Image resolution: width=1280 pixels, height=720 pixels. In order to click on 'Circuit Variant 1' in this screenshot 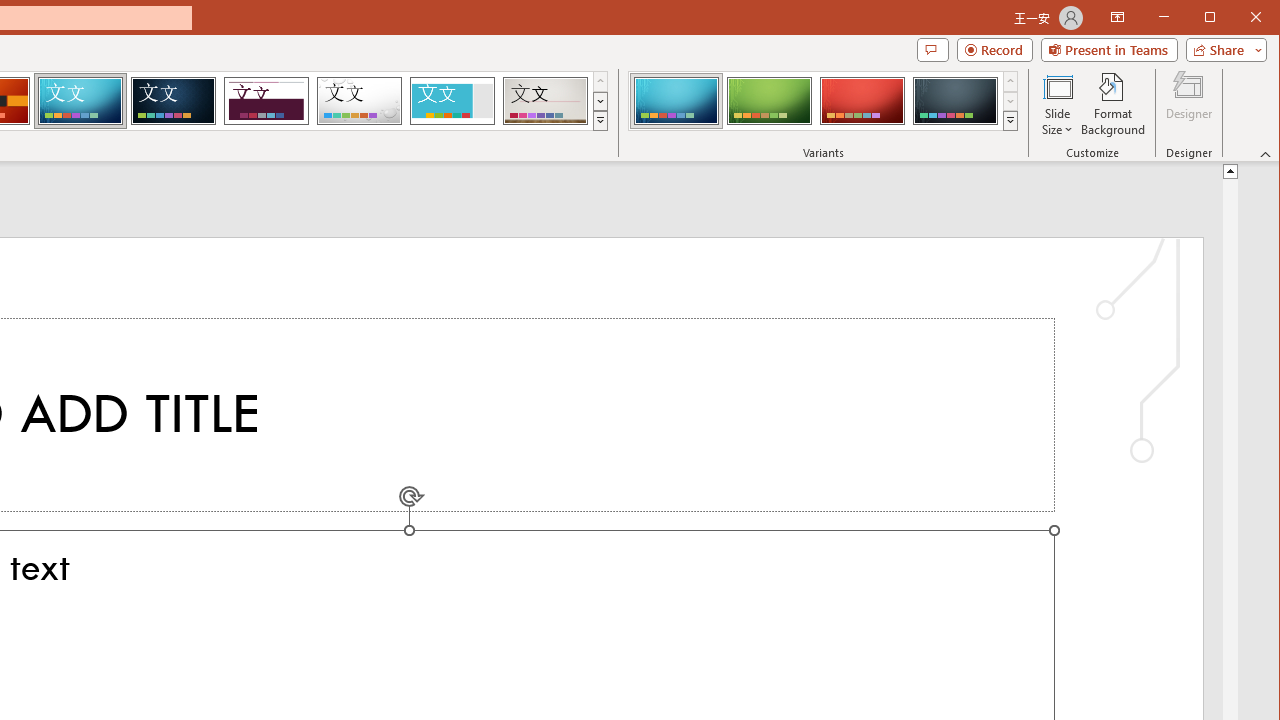, I will do `click(676, 100)`.